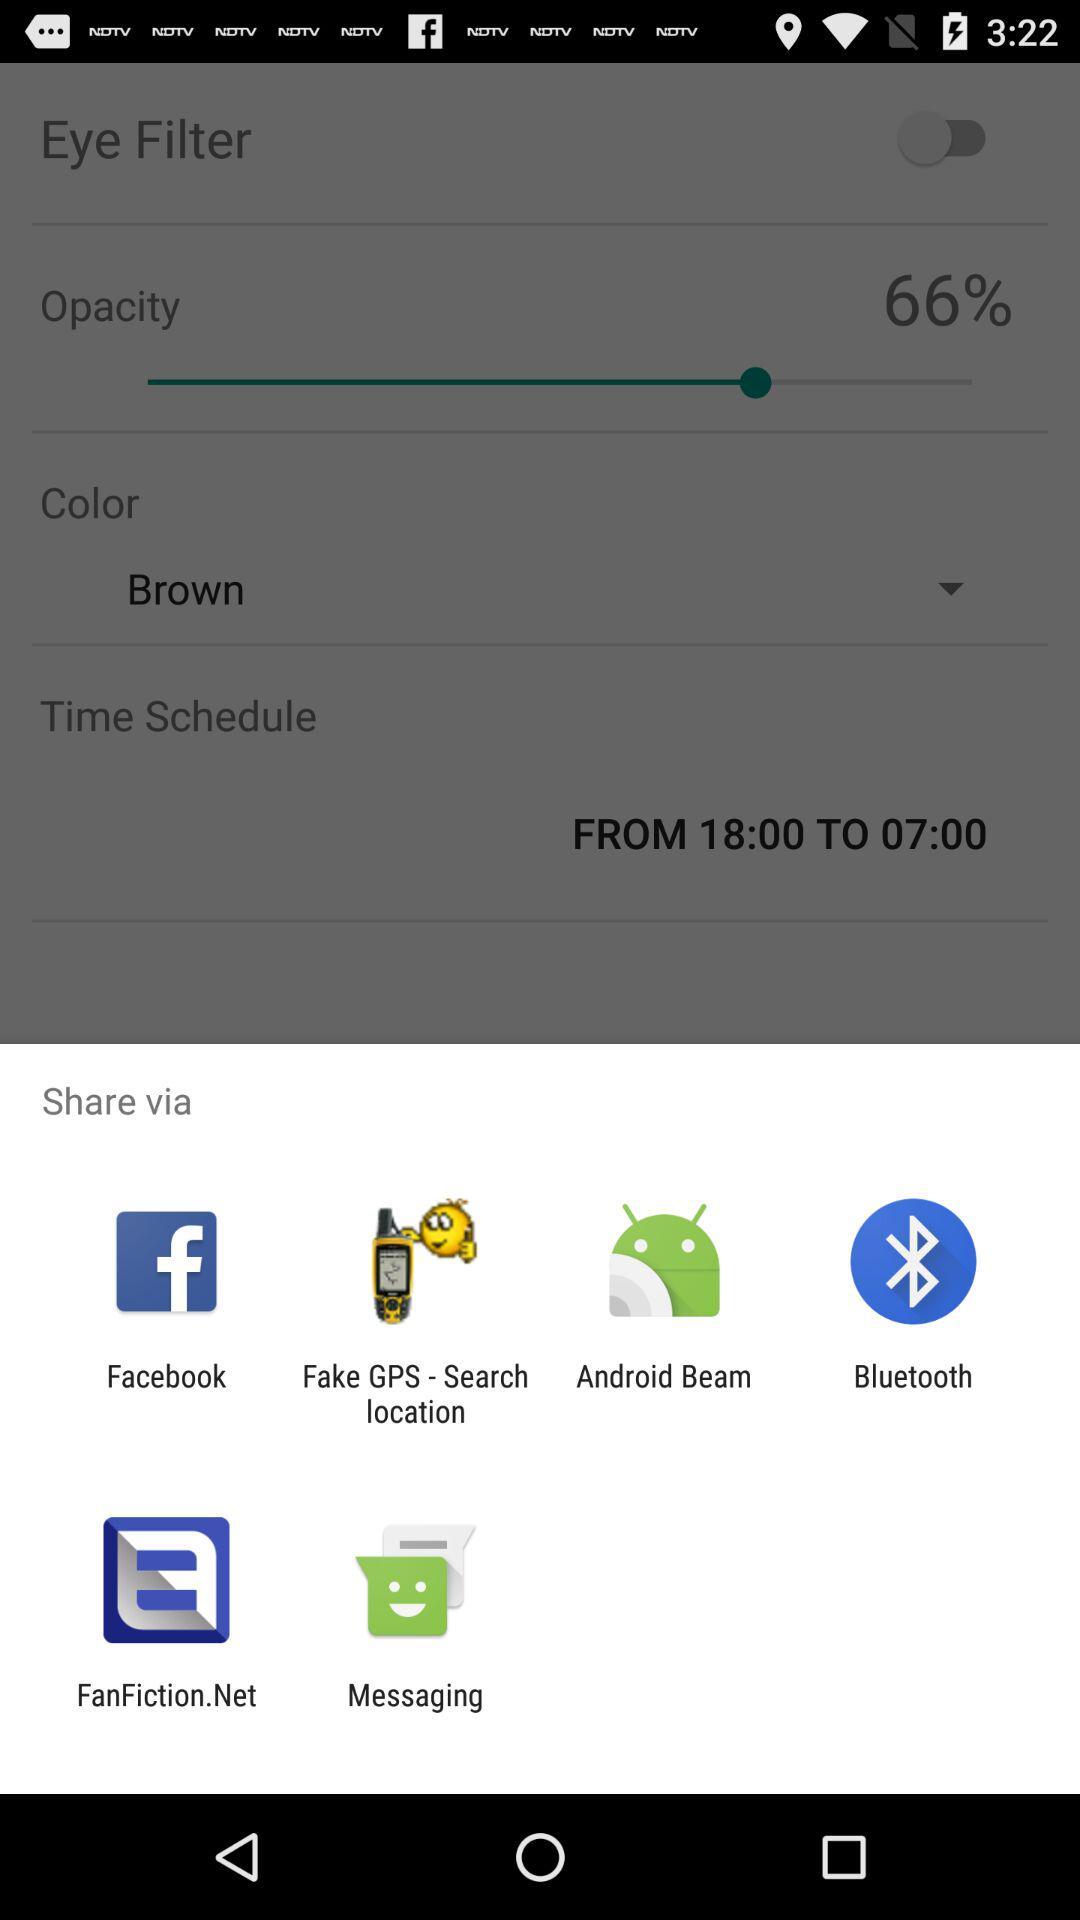 This screenshot has width=1080, height=1920. Describe the element at coordinates (414, 1711) in the screenshot. I see `the item to the right of the fanfiction.net` at that location.